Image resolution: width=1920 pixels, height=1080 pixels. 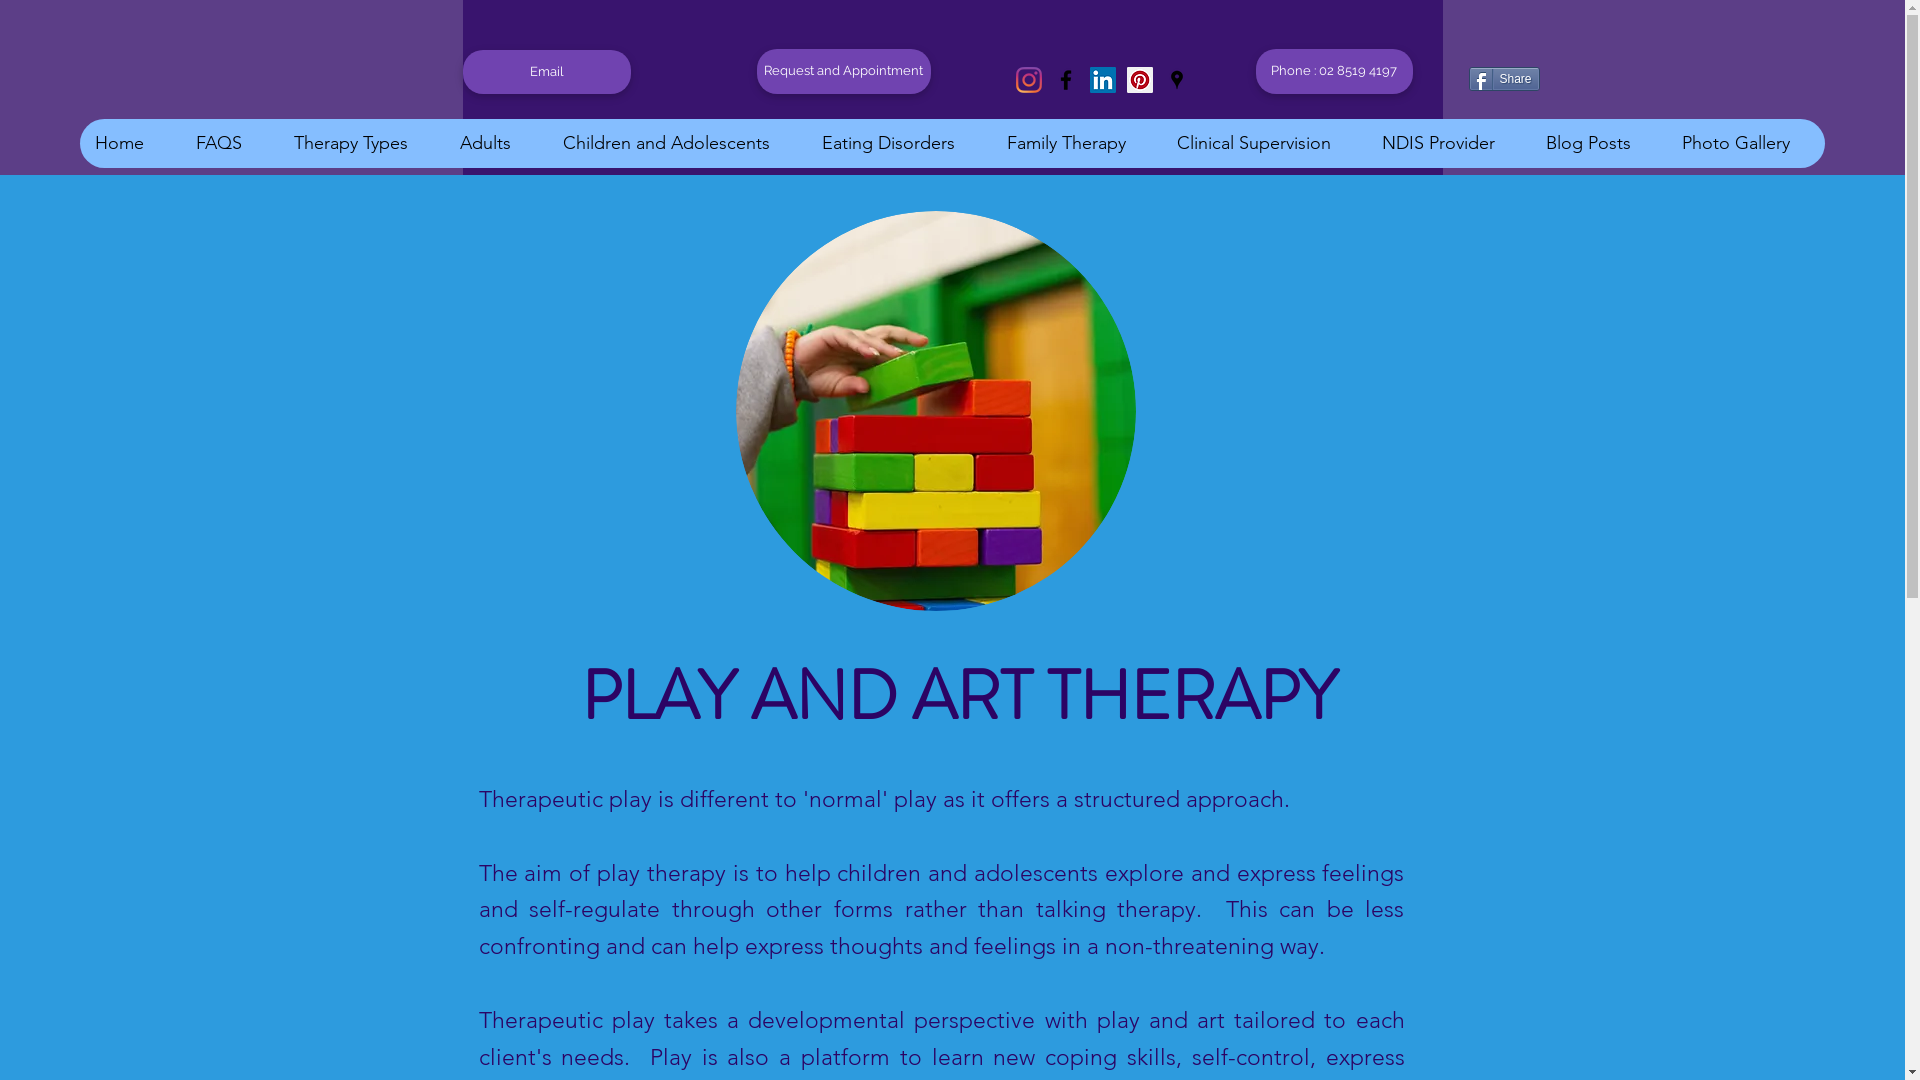 I want to click on 'NDIS Provider', so click(x=1448, y=142).